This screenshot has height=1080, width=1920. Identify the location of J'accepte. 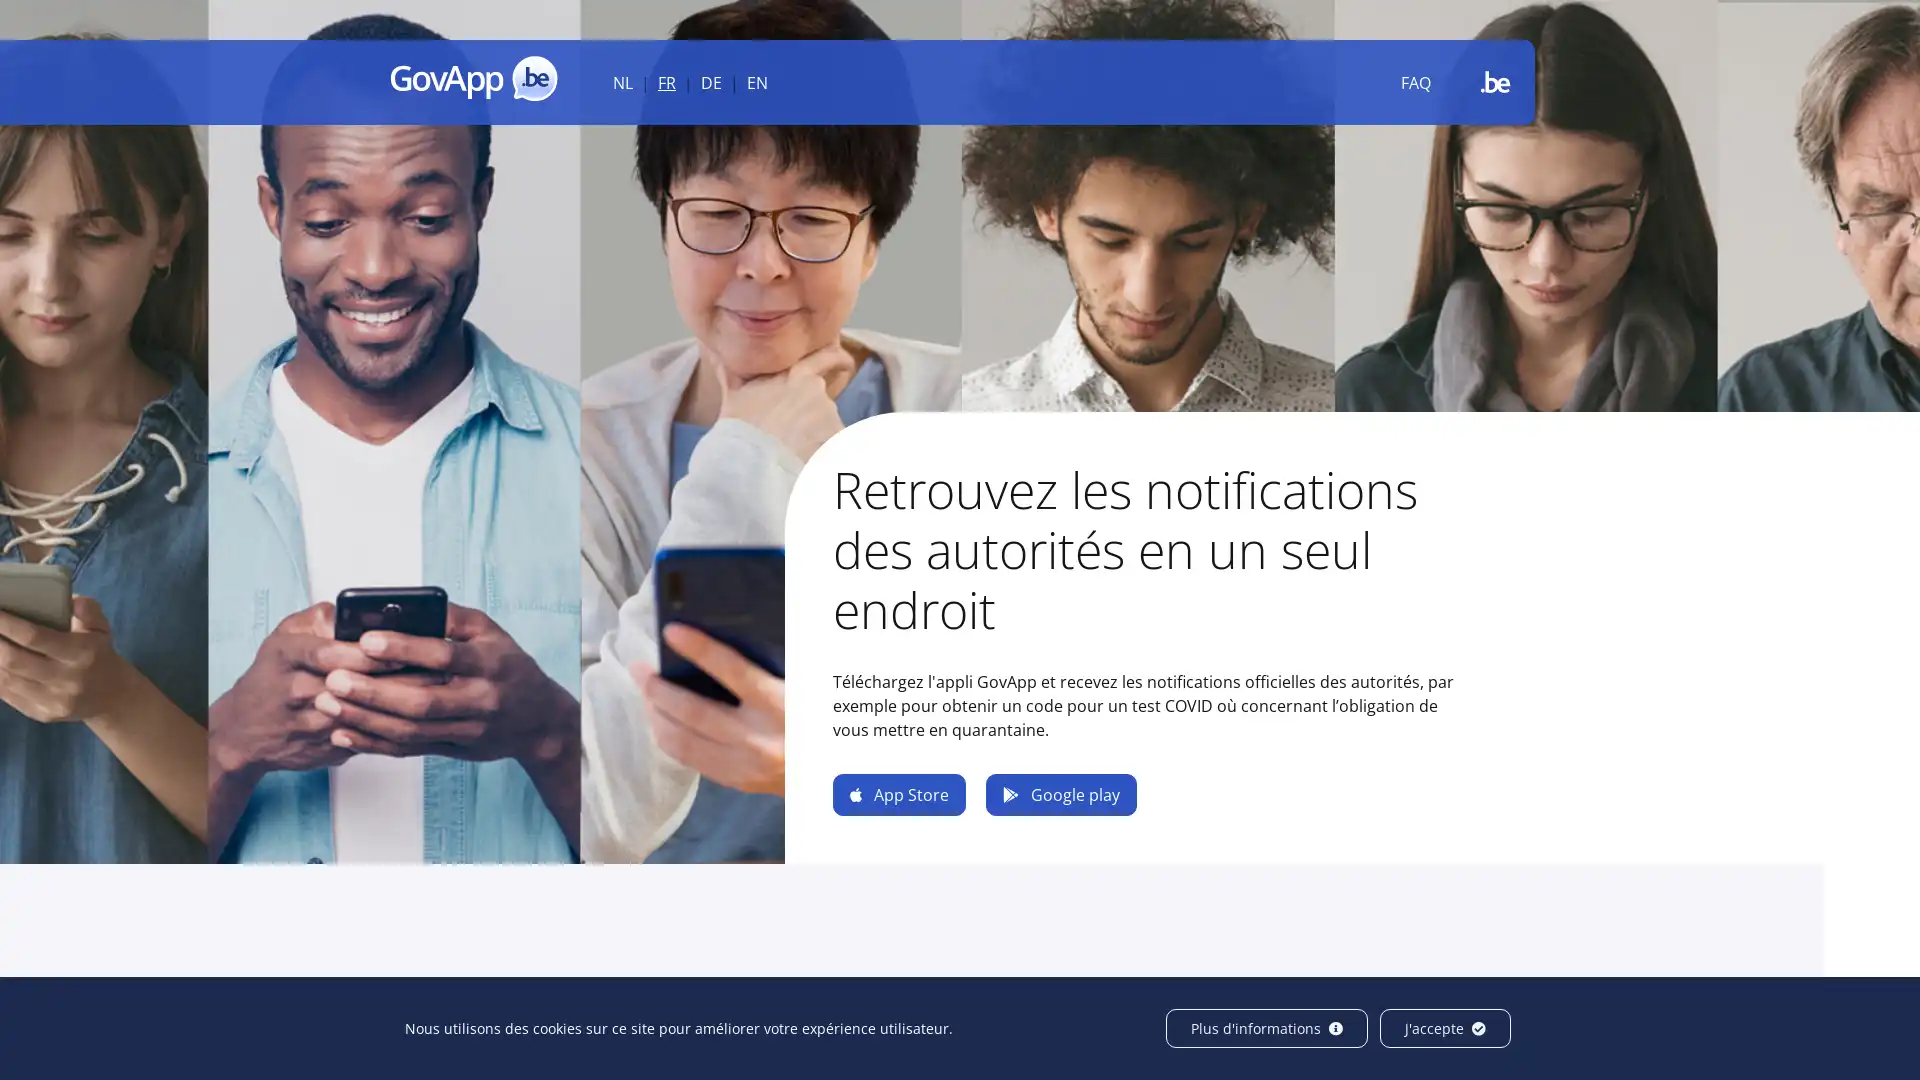
(1445, 1028).